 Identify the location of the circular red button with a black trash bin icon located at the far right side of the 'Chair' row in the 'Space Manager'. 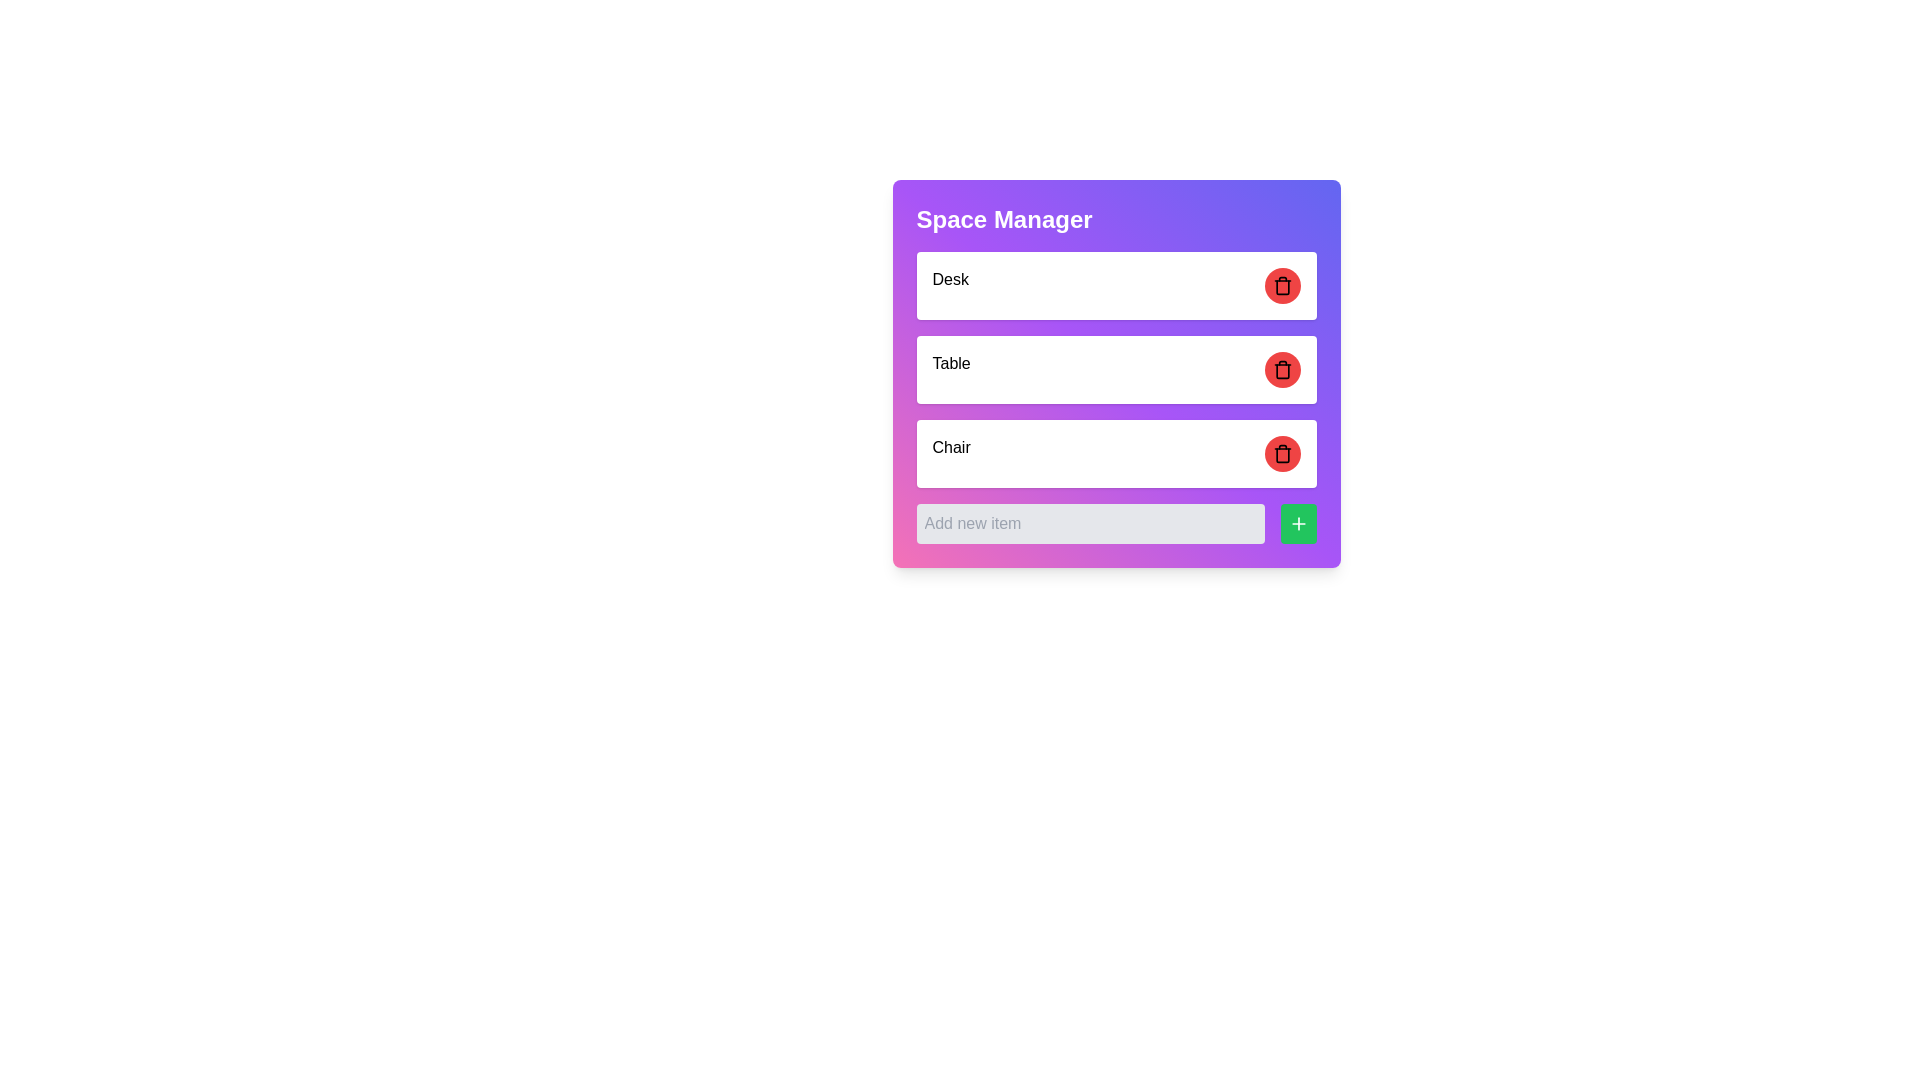
(1282, 454).